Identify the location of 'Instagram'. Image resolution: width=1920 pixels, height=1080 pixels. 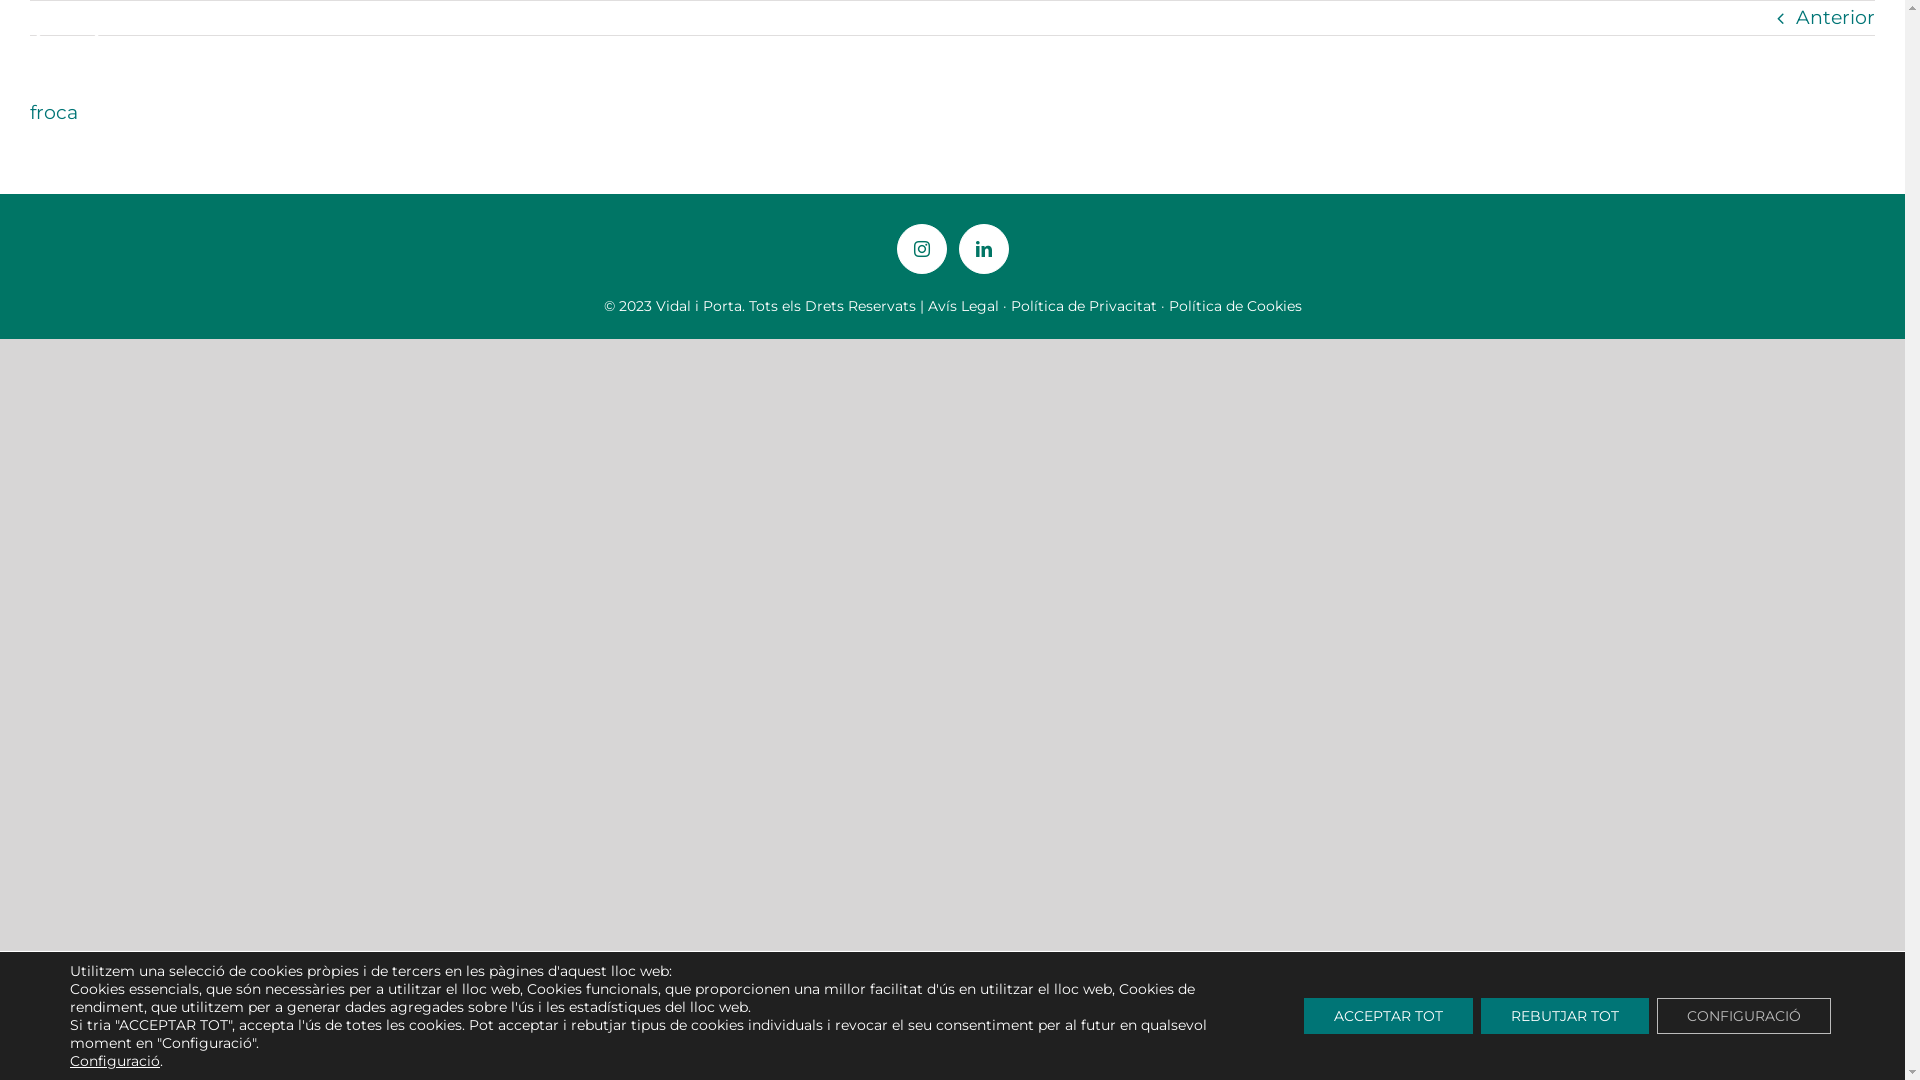
(920, 248).